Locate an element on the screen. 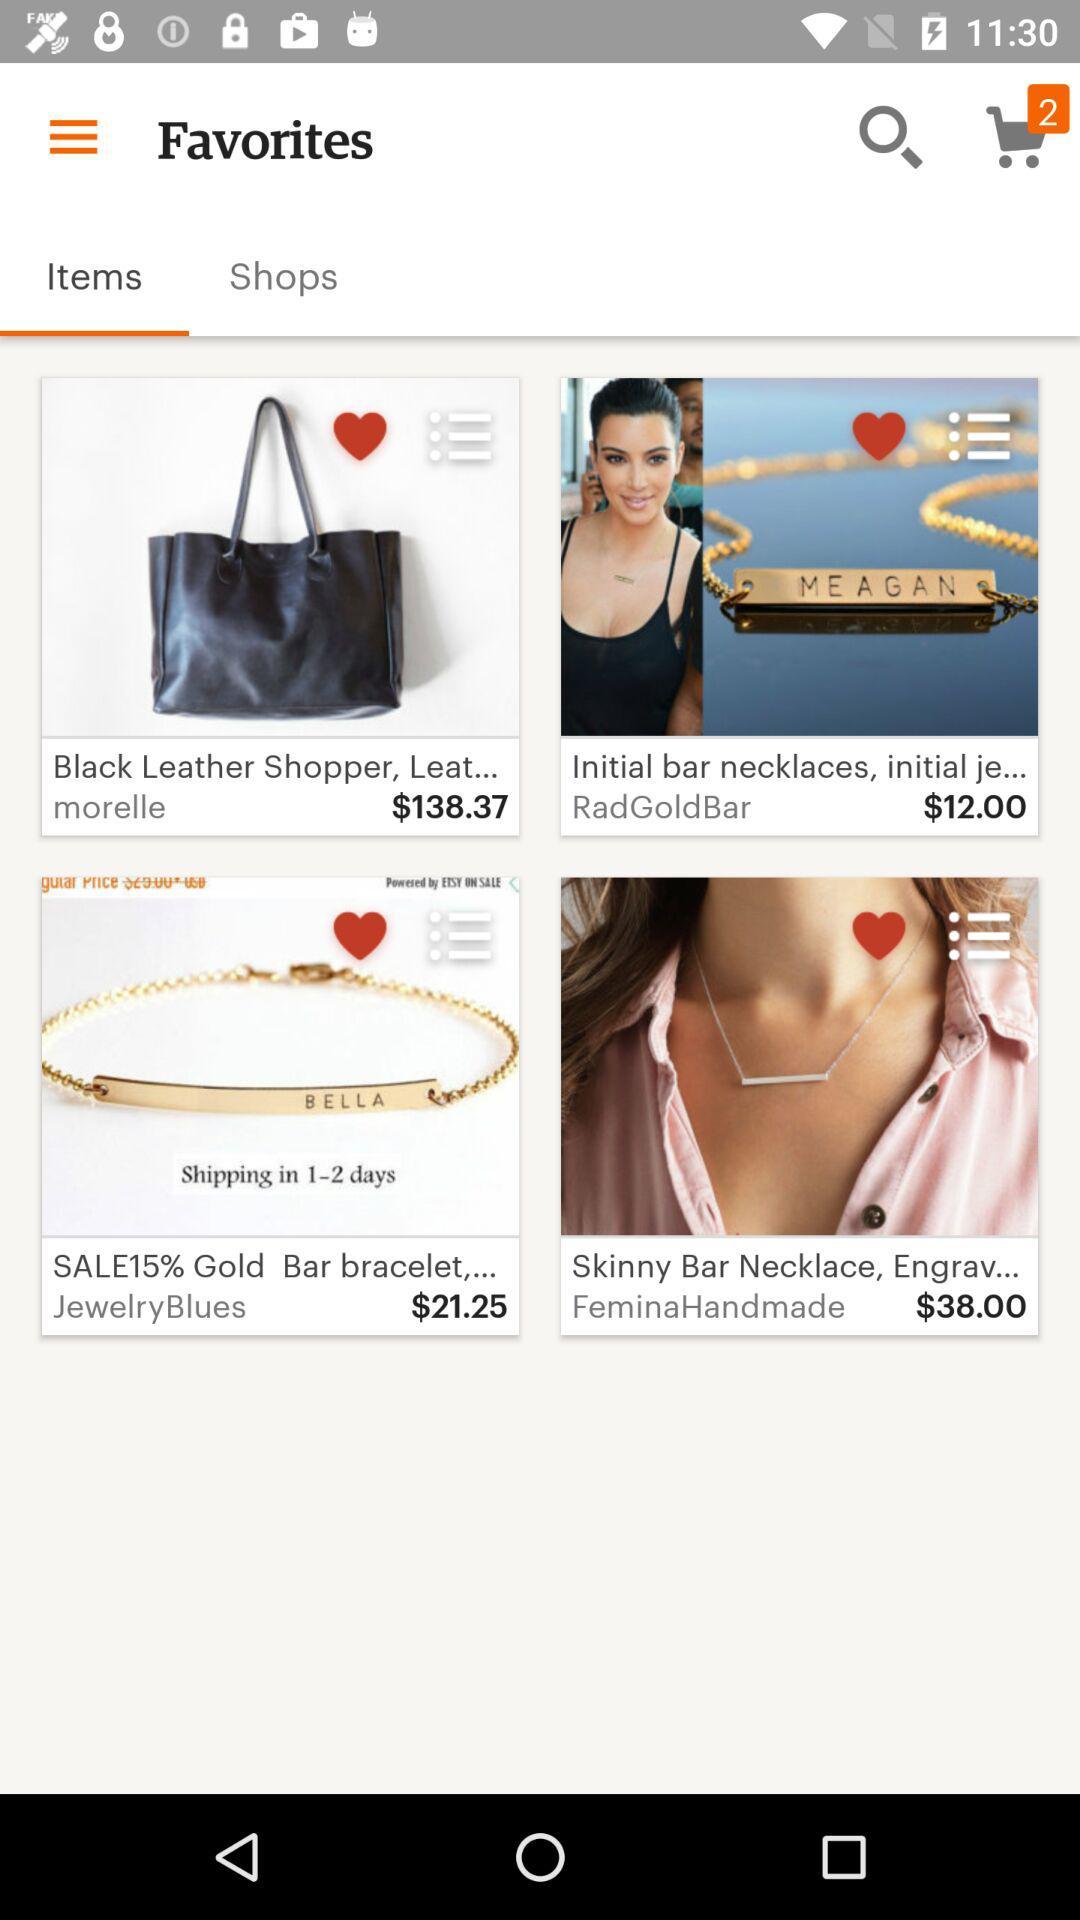 The height and width of the screenshot is (1920, 1080). icon next to favorites app is located at coordinates (890, 135).